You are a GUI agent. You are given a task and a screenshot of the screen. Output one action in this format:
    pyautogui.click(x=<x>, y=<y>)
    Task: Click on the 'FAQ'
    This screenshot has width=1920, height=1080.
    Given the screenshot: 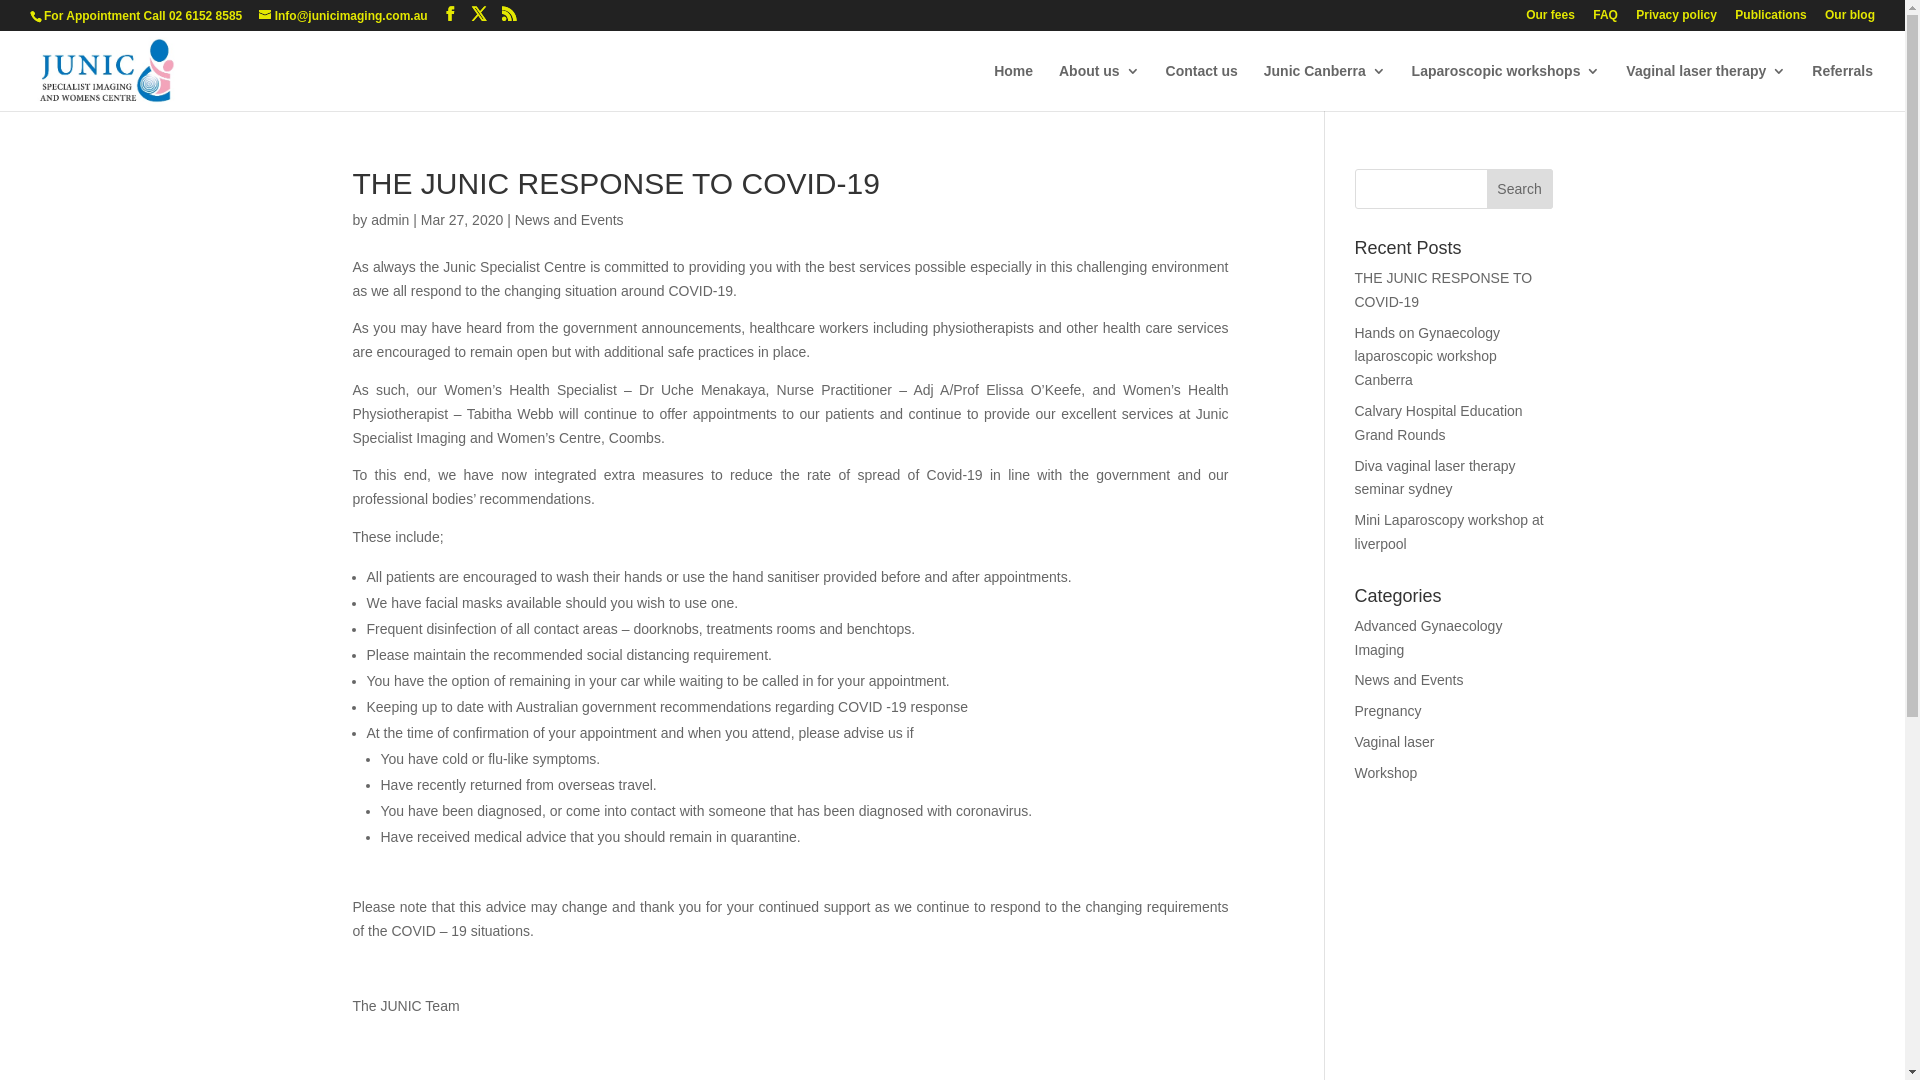 What is the action you would take?
    pyautogui.click(x=1605, y=19)
    